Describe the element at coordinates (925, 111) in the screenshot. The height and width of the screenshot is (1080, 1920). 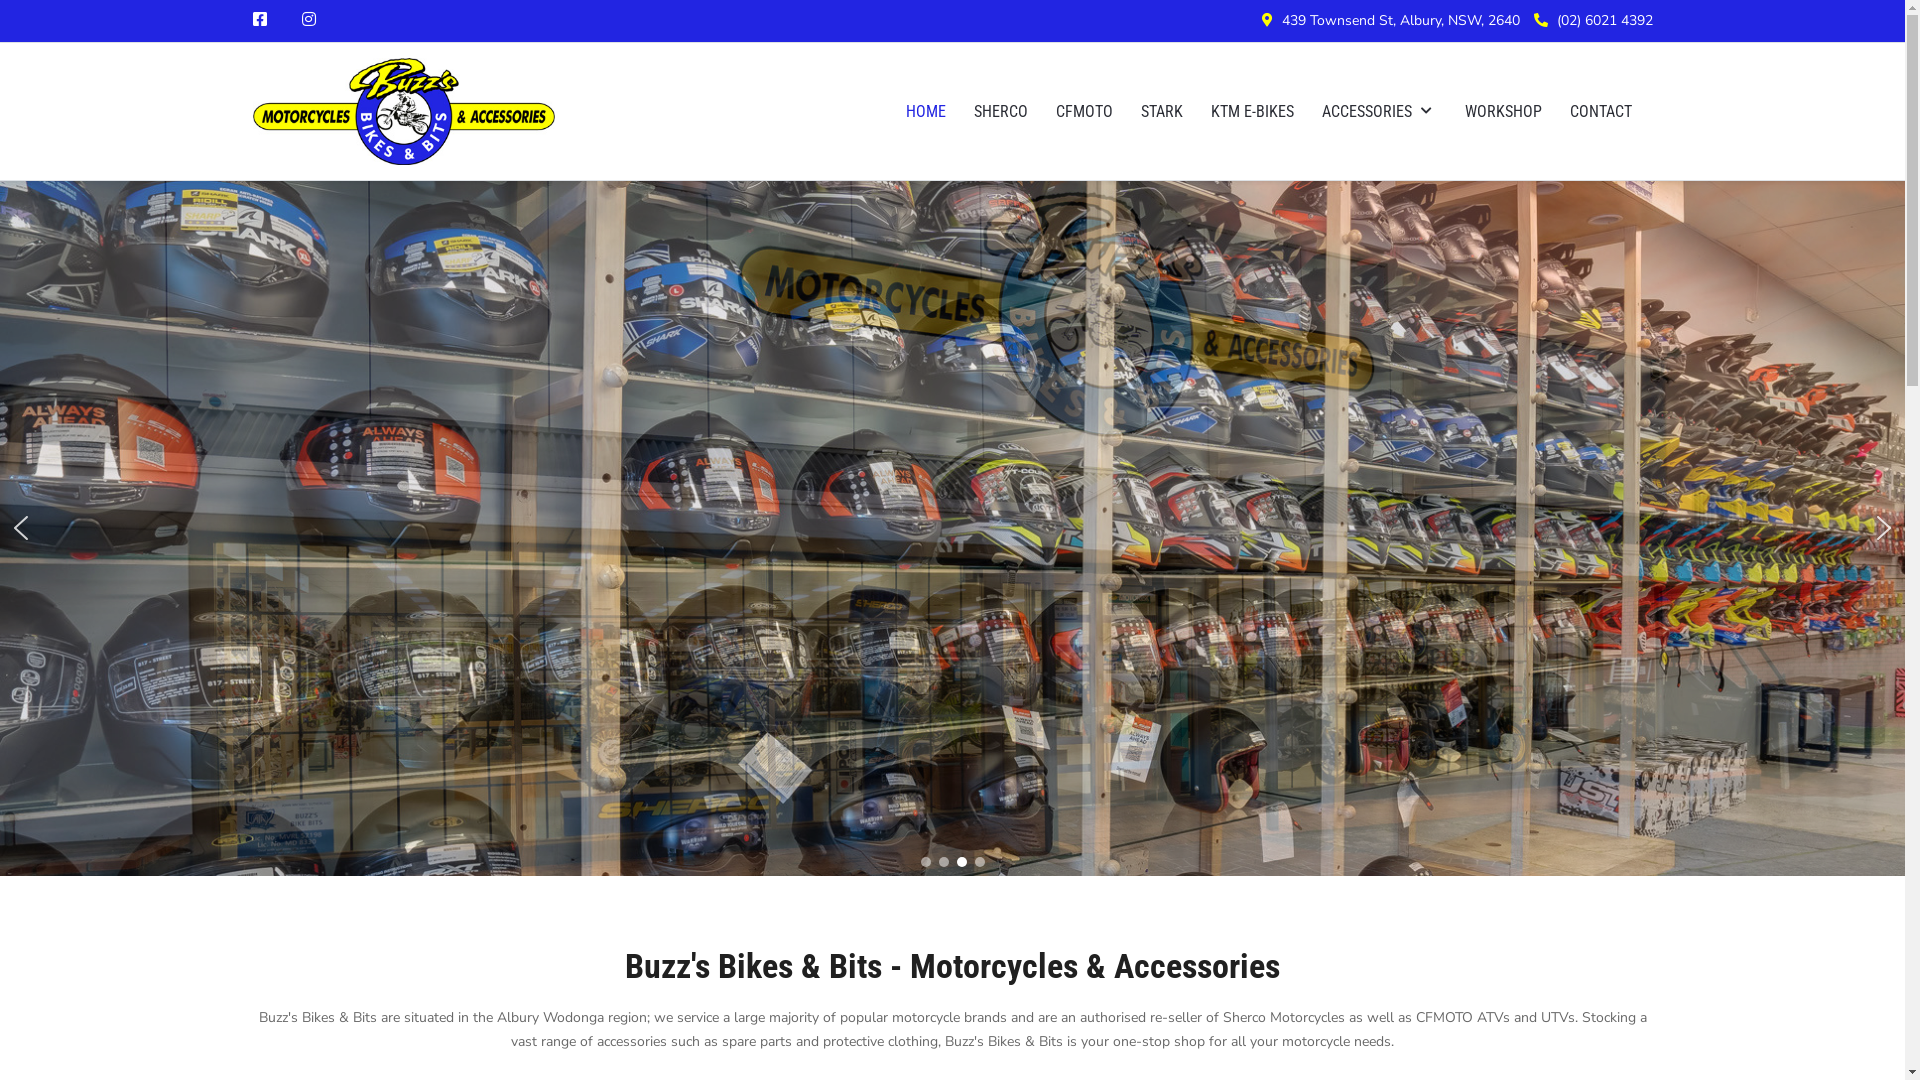
I see `'HOME'` at that location.